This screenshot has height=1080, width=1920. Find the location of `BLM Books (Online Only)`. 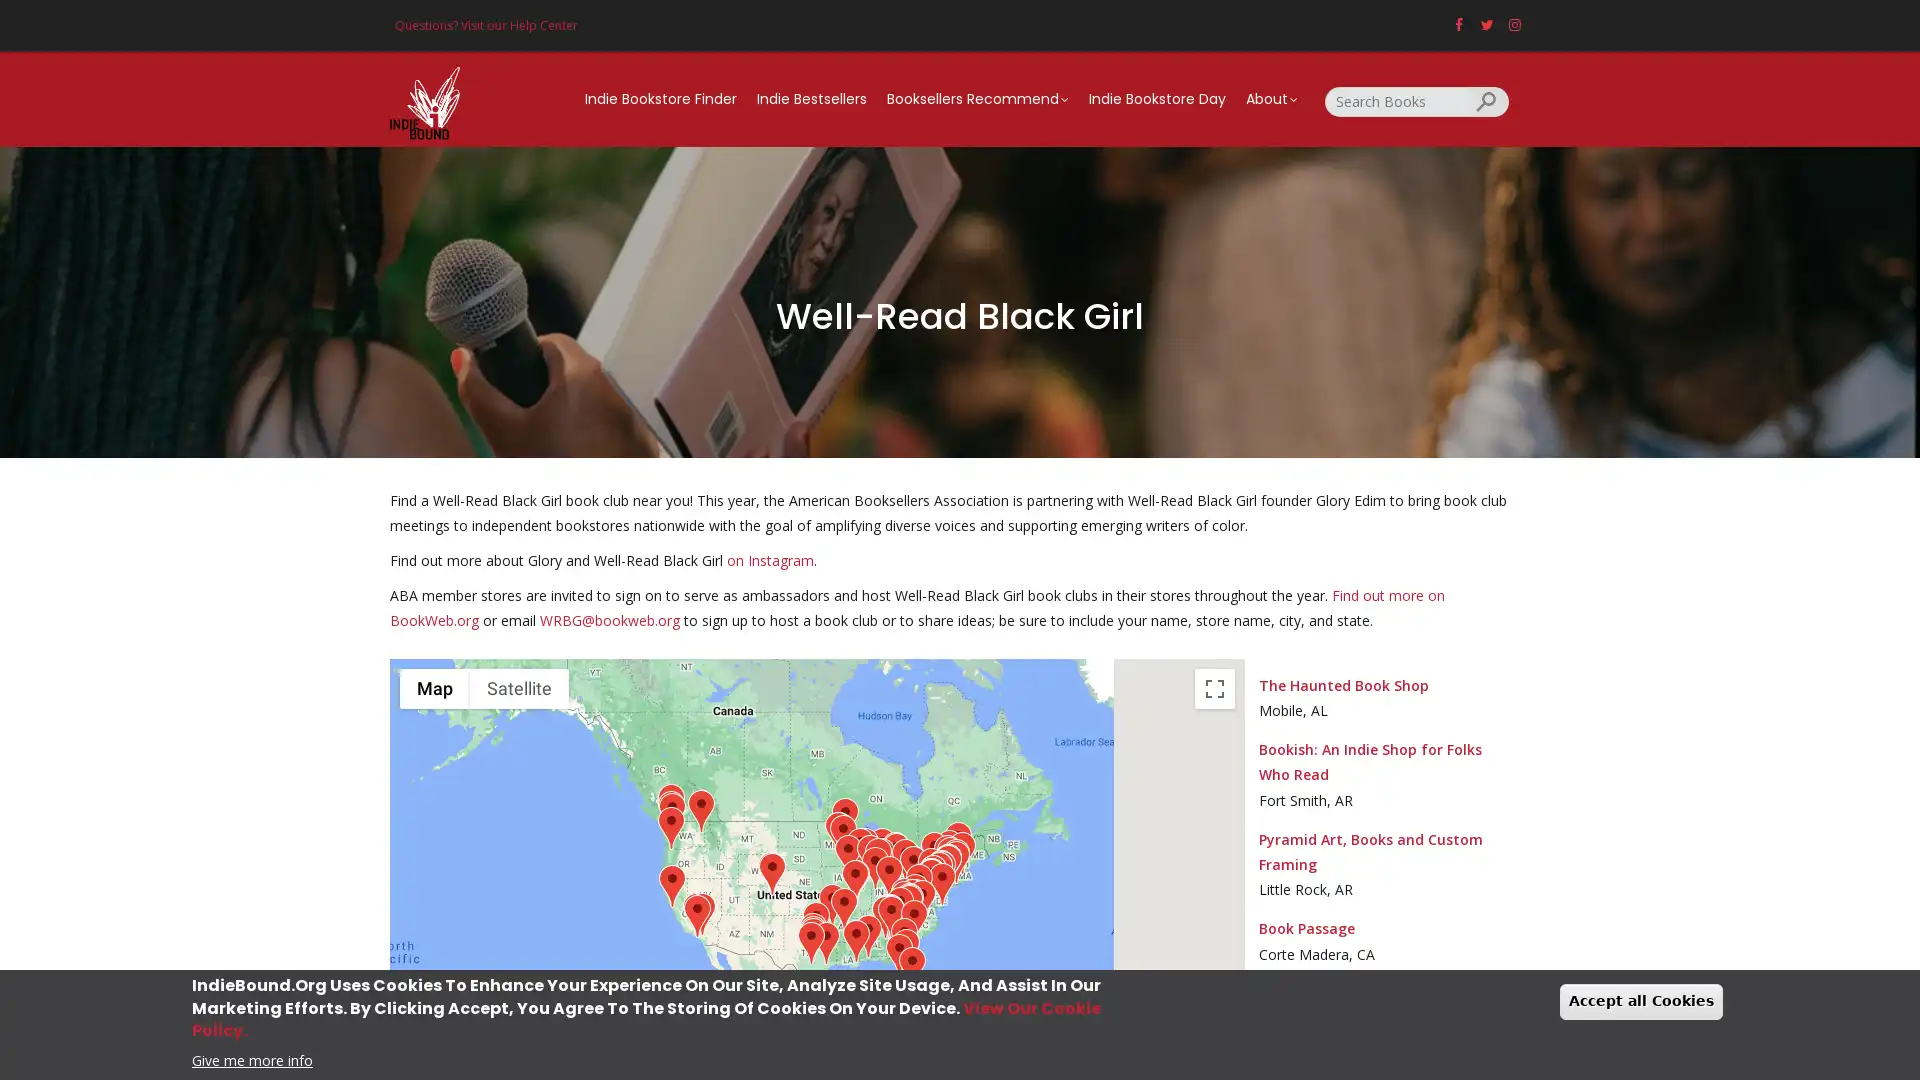

BLM Books (Online Only) is located at coordinates (945, 864).